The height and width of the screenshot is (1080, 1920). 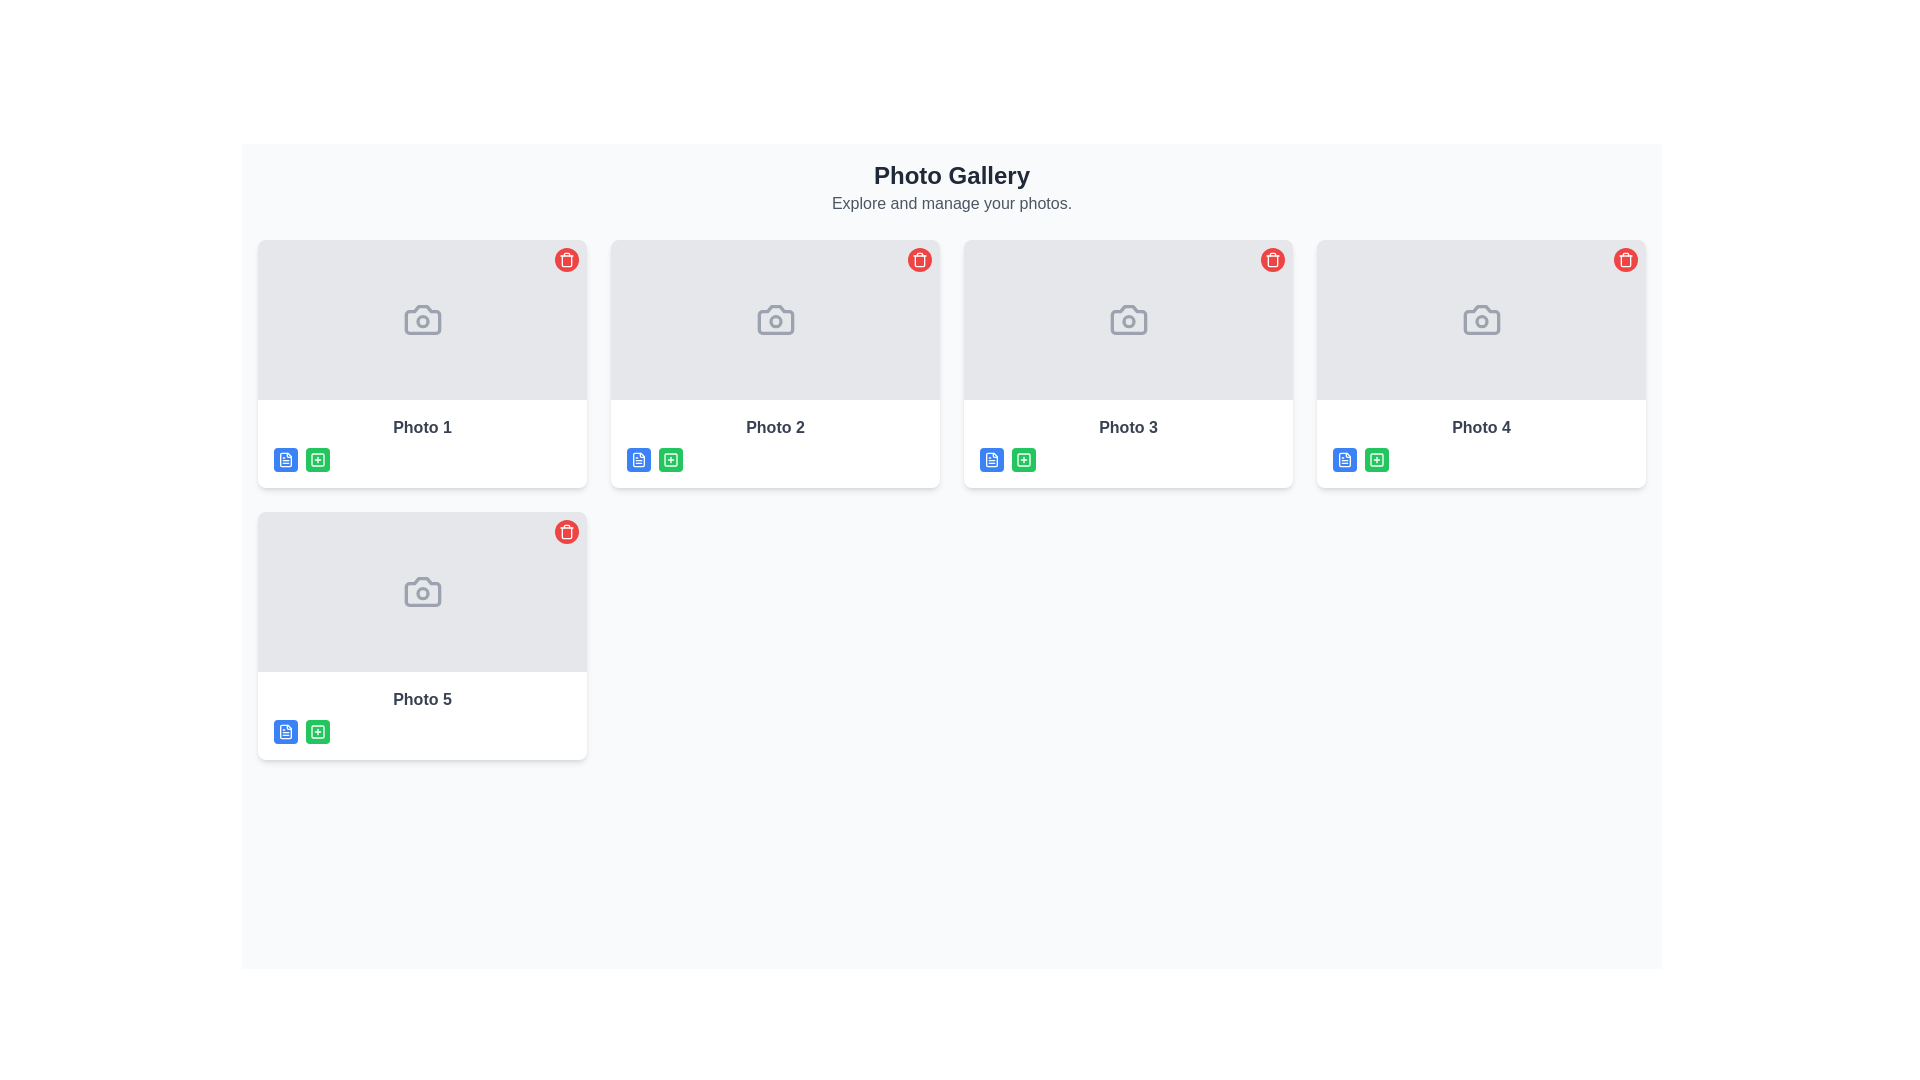 I want to click on the action button located below the thumbnail image labeled 'Photo 1' in the gallery layout, so click(x=316, y=459).